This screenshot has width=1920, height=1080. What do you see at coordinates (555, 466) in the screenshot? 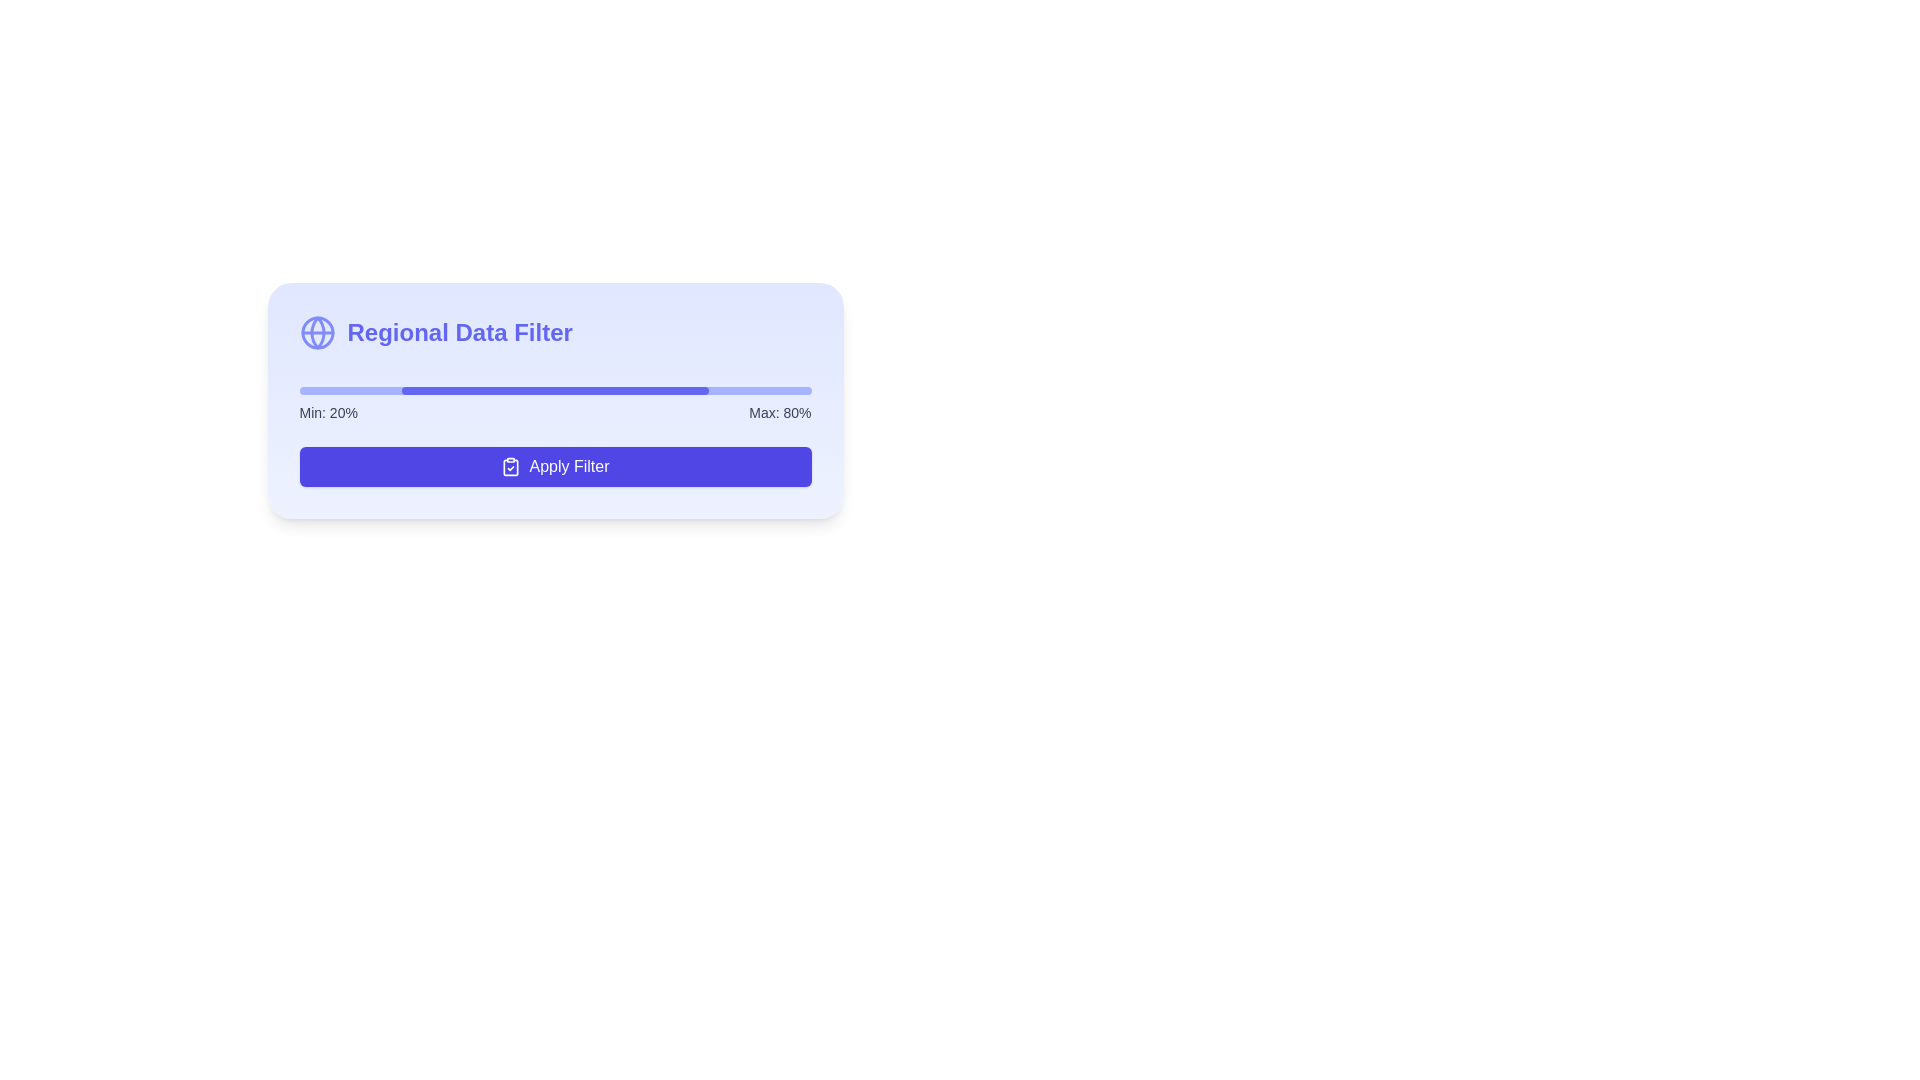
I see `the 'Apply Filter' button, which is displayed with white text on a purple background and features a clipboard icon with a checkmark` at bounding box center [555, 466].